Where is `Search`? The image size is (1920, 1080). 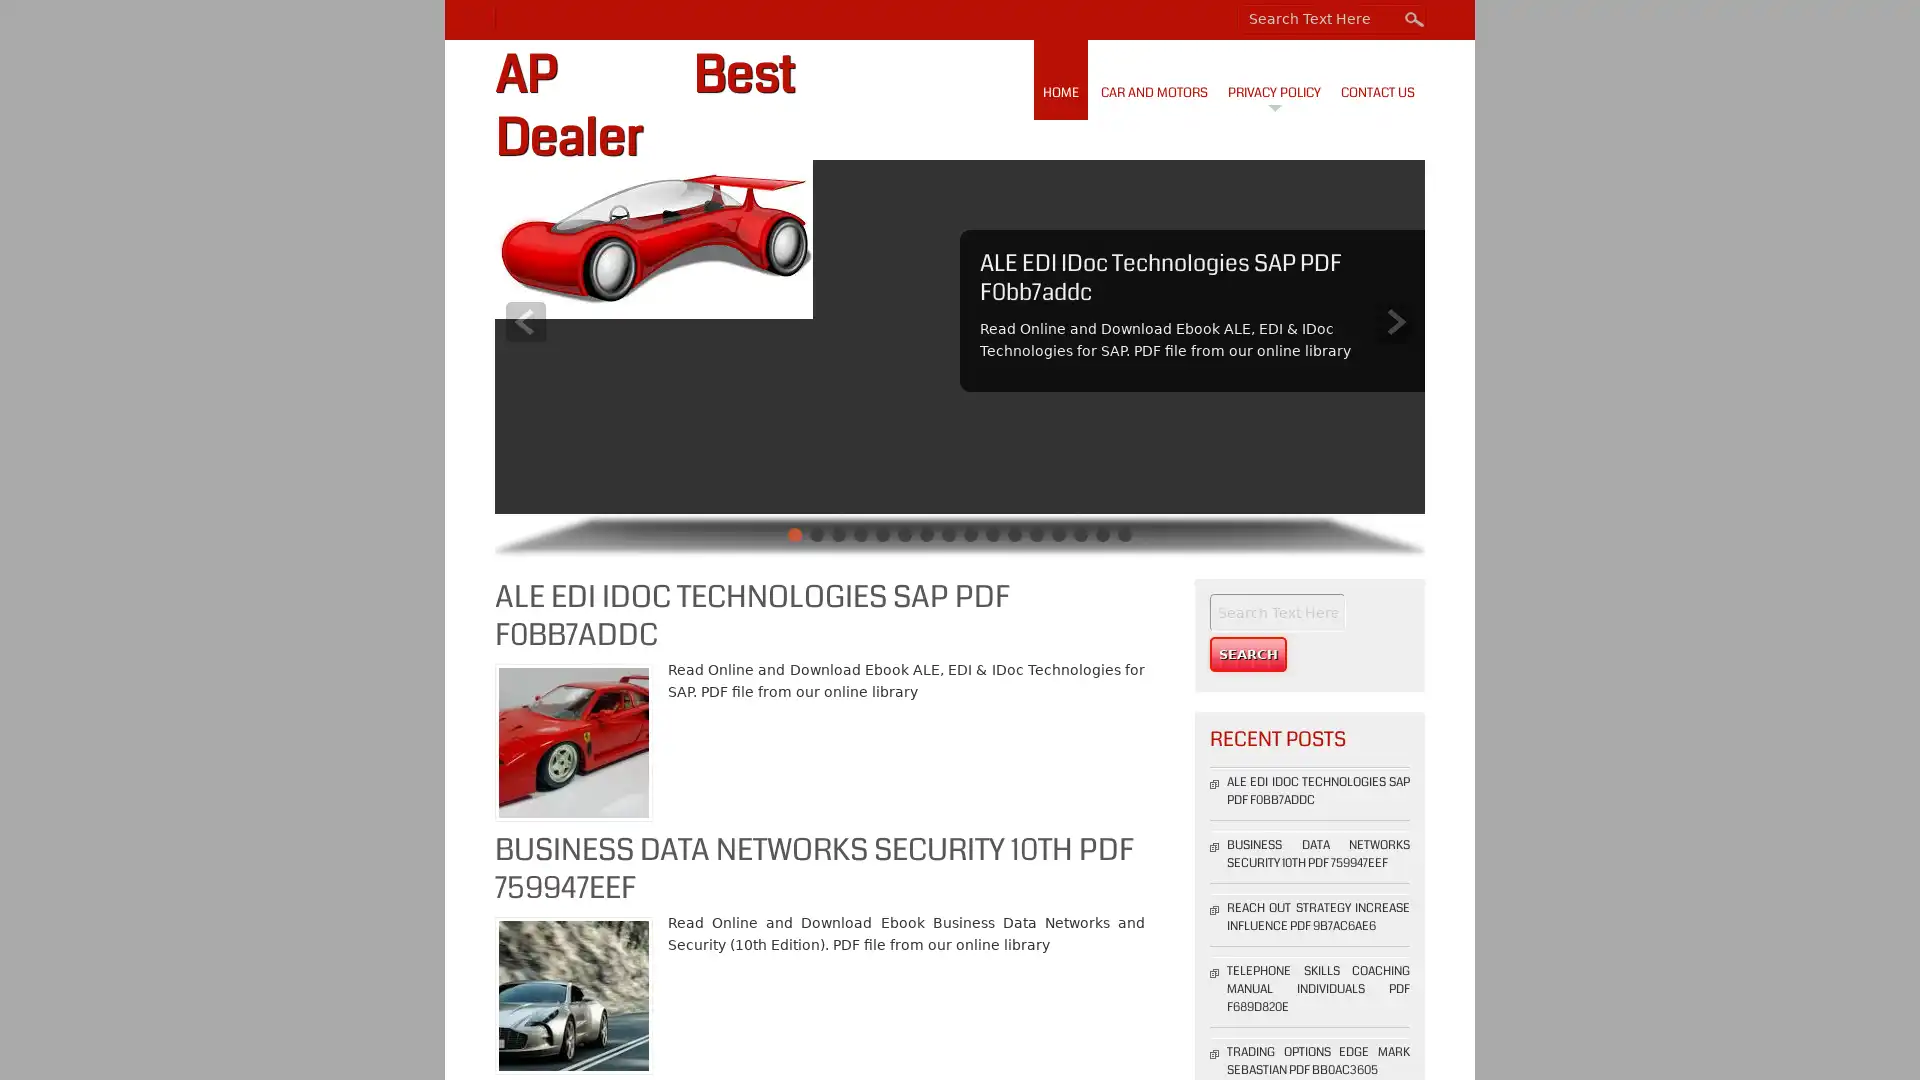
Search is located at coordinates (1247, 654).